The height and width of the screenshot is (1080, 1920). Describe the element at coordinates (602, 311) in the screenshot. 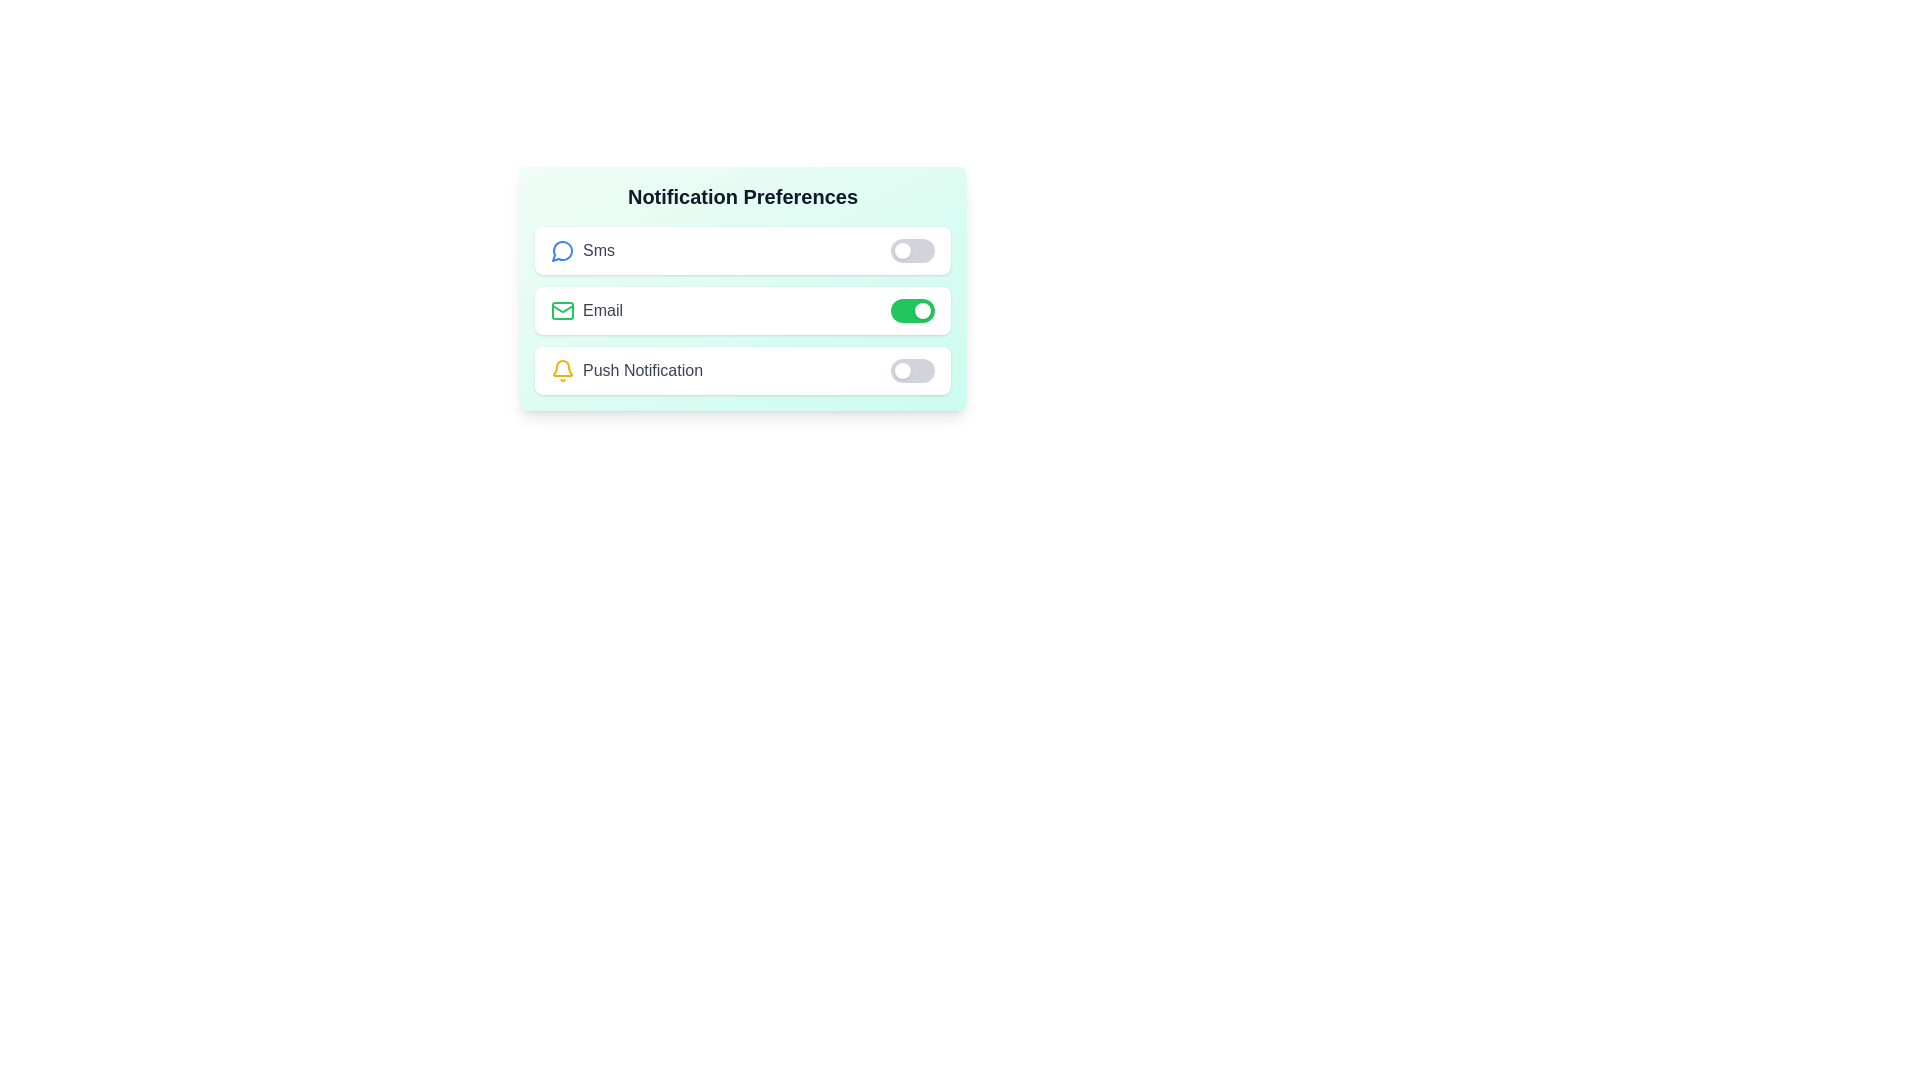

I see `the 'Email' text label element, which is displayed in a medium-sized, gray-colored, capitalized font, located centrally within the 'Notification Preferences' panel beside an email icon` at that location.